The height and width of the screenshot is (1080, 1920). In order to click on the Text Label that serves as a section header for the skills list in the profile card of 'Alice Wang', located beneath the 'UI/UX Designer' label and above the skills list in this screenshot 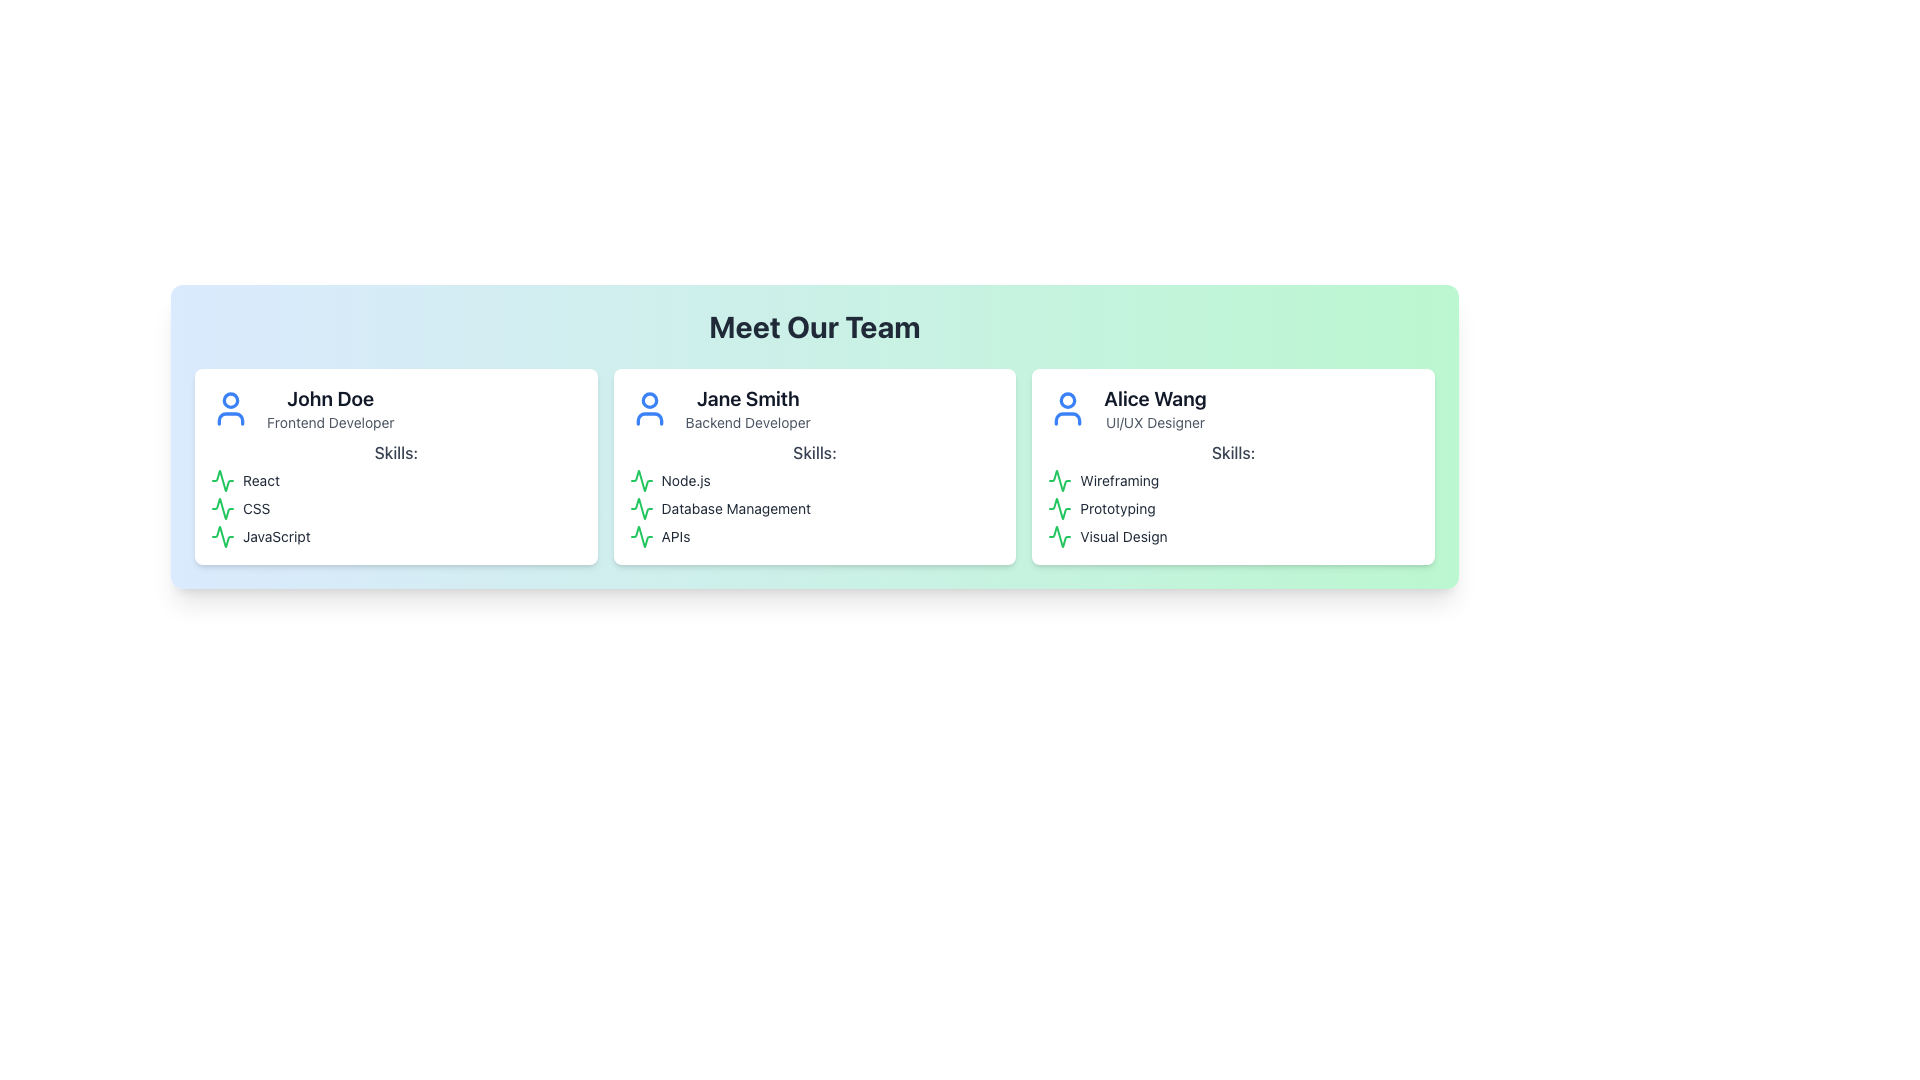, I will do `click(1232, 452)`.